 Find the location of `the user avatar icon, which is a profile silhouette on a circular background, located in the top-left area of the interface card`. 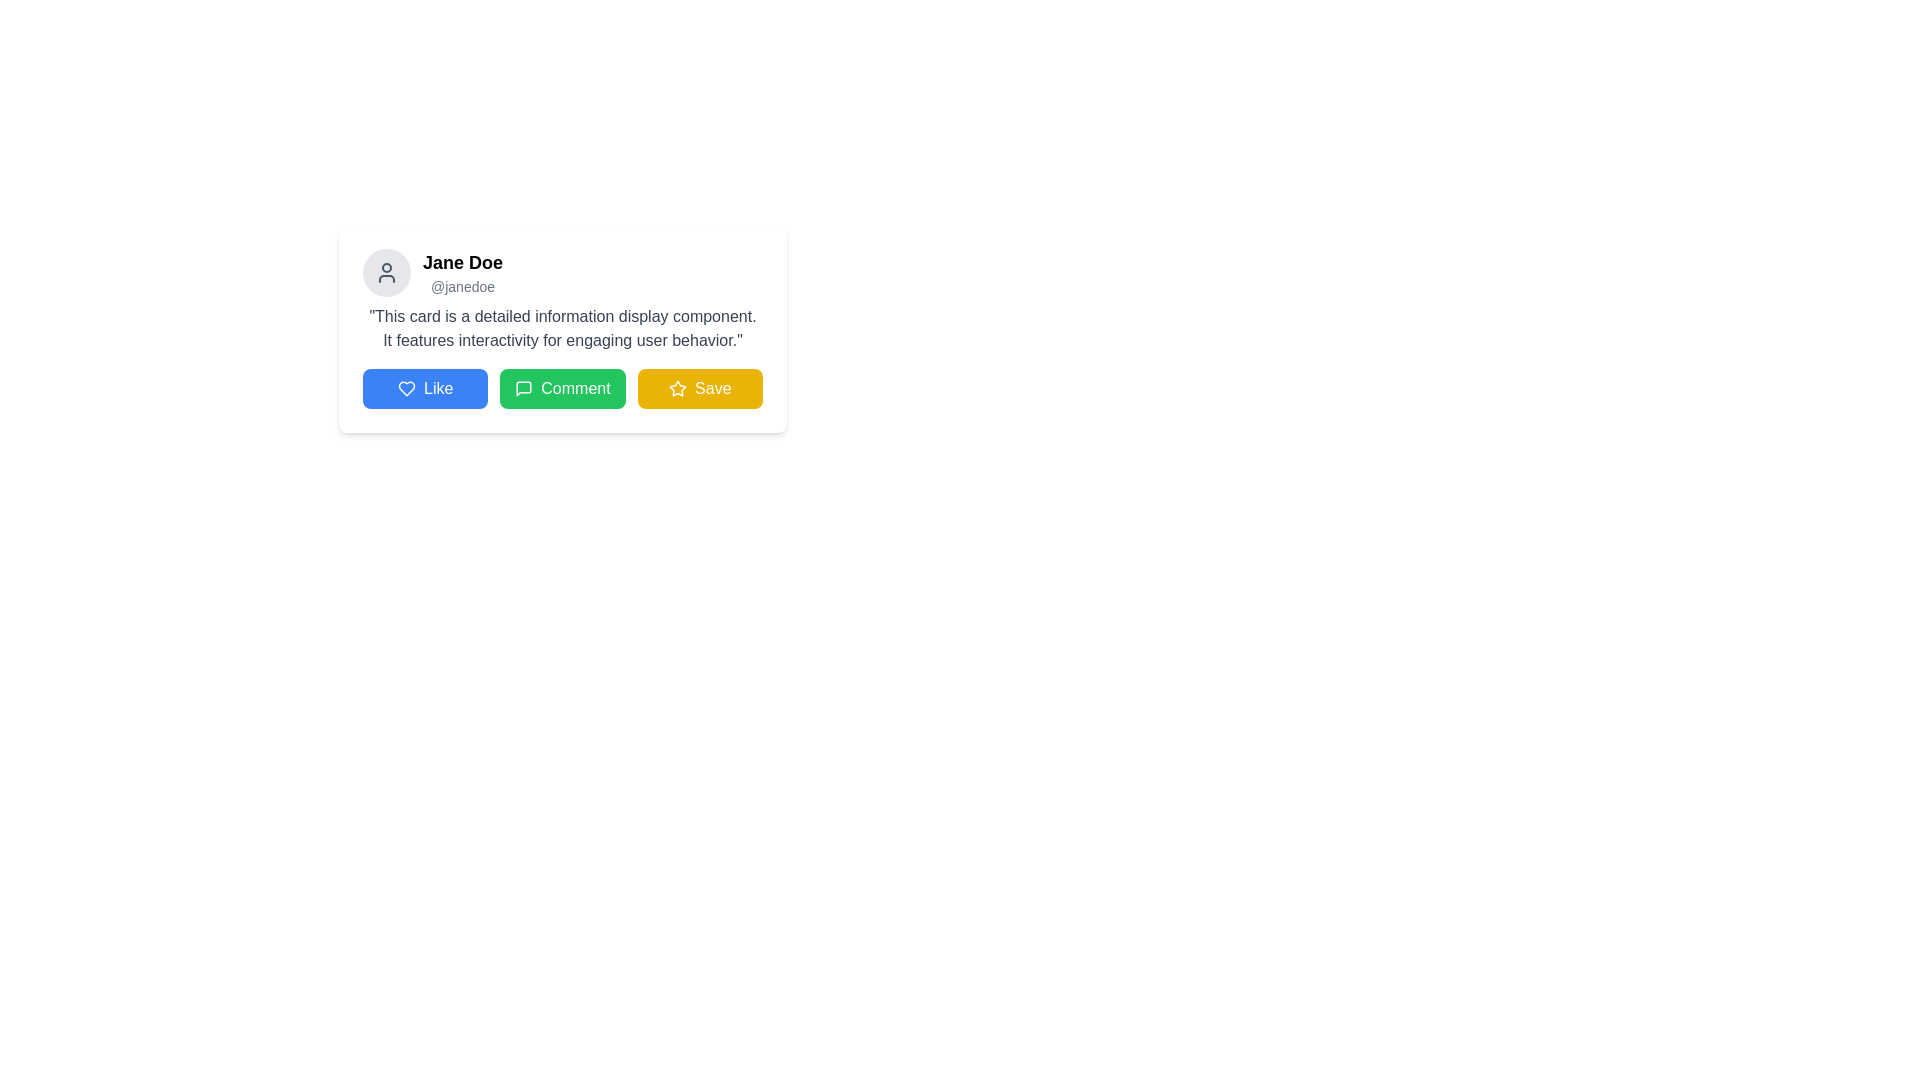

the user avatar icon, which is a profile silhouette on a circular background, located in the top-left area of the interface card is located at coordinates (387, 273).